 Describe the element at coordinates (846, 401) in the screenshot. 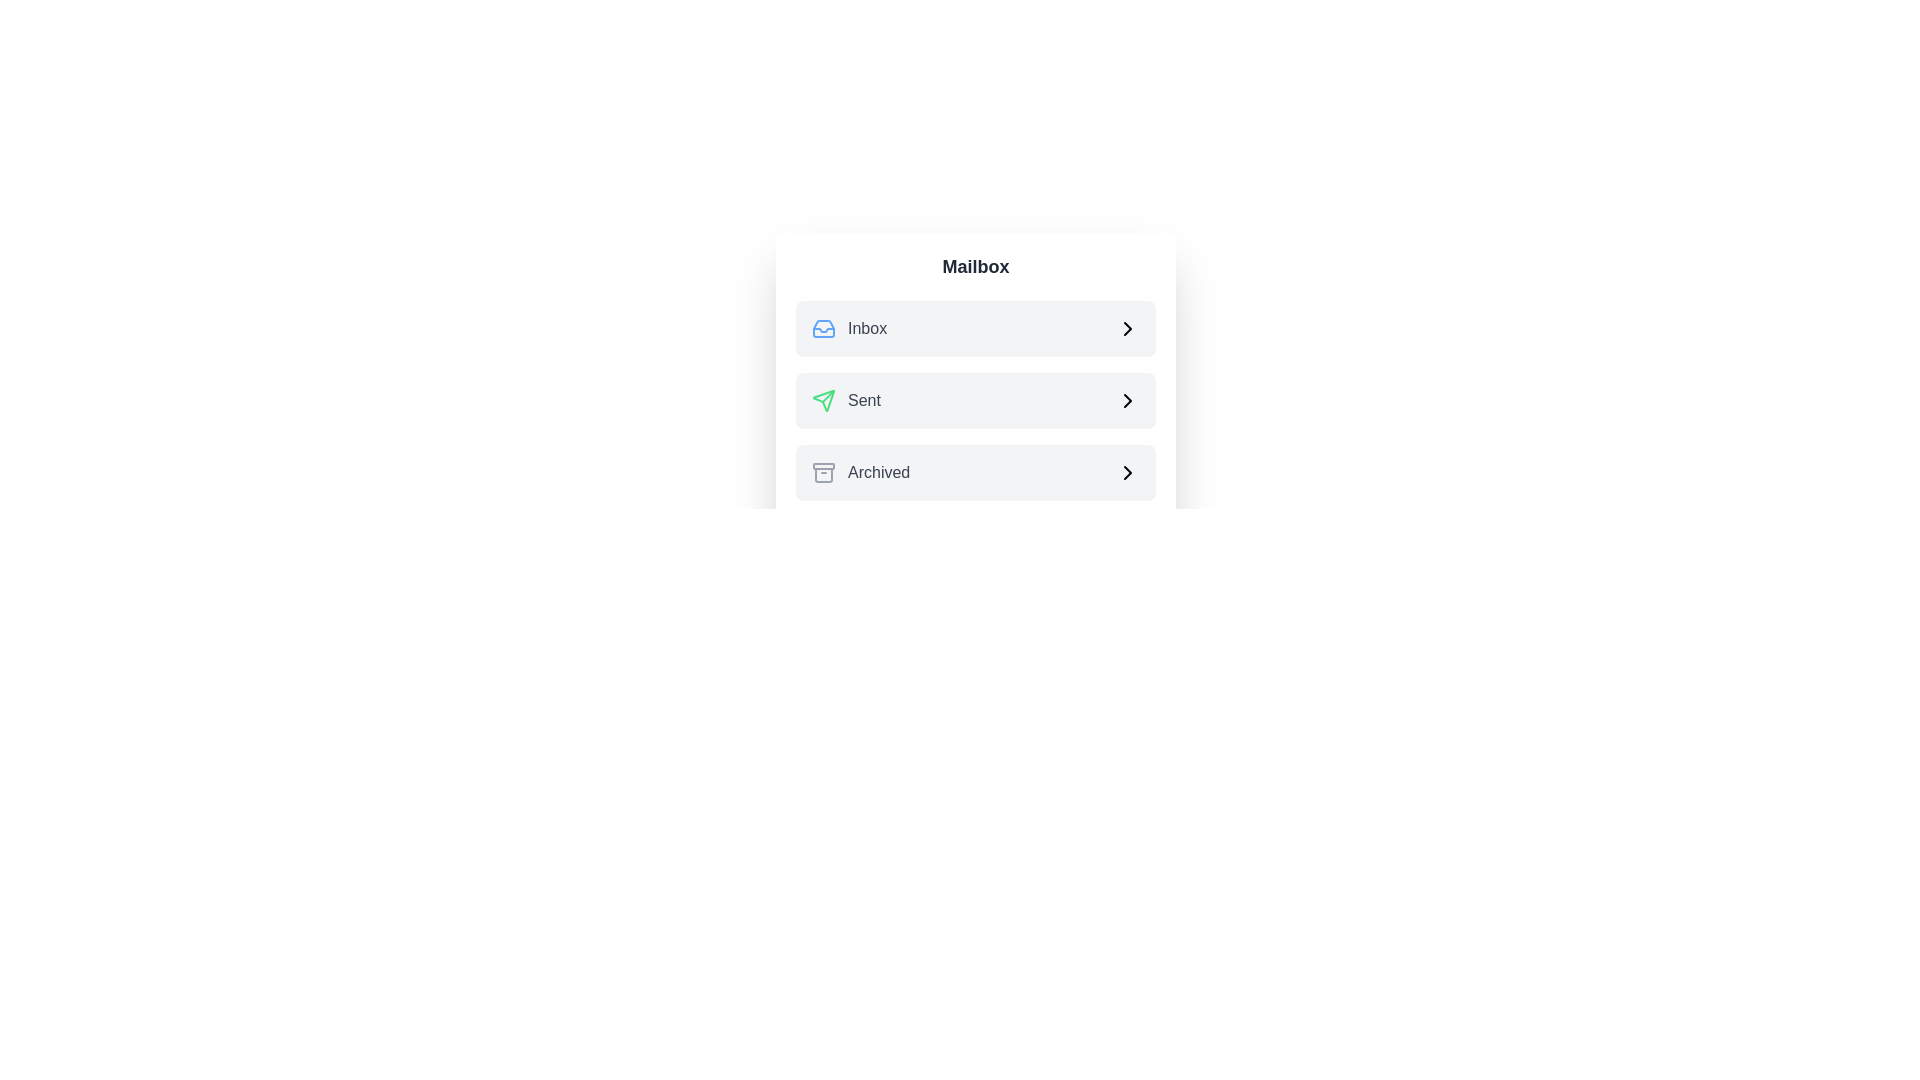

I see `the 'Sent' navigation item, which features a green paper airplane icon and dark gray text` at that location.